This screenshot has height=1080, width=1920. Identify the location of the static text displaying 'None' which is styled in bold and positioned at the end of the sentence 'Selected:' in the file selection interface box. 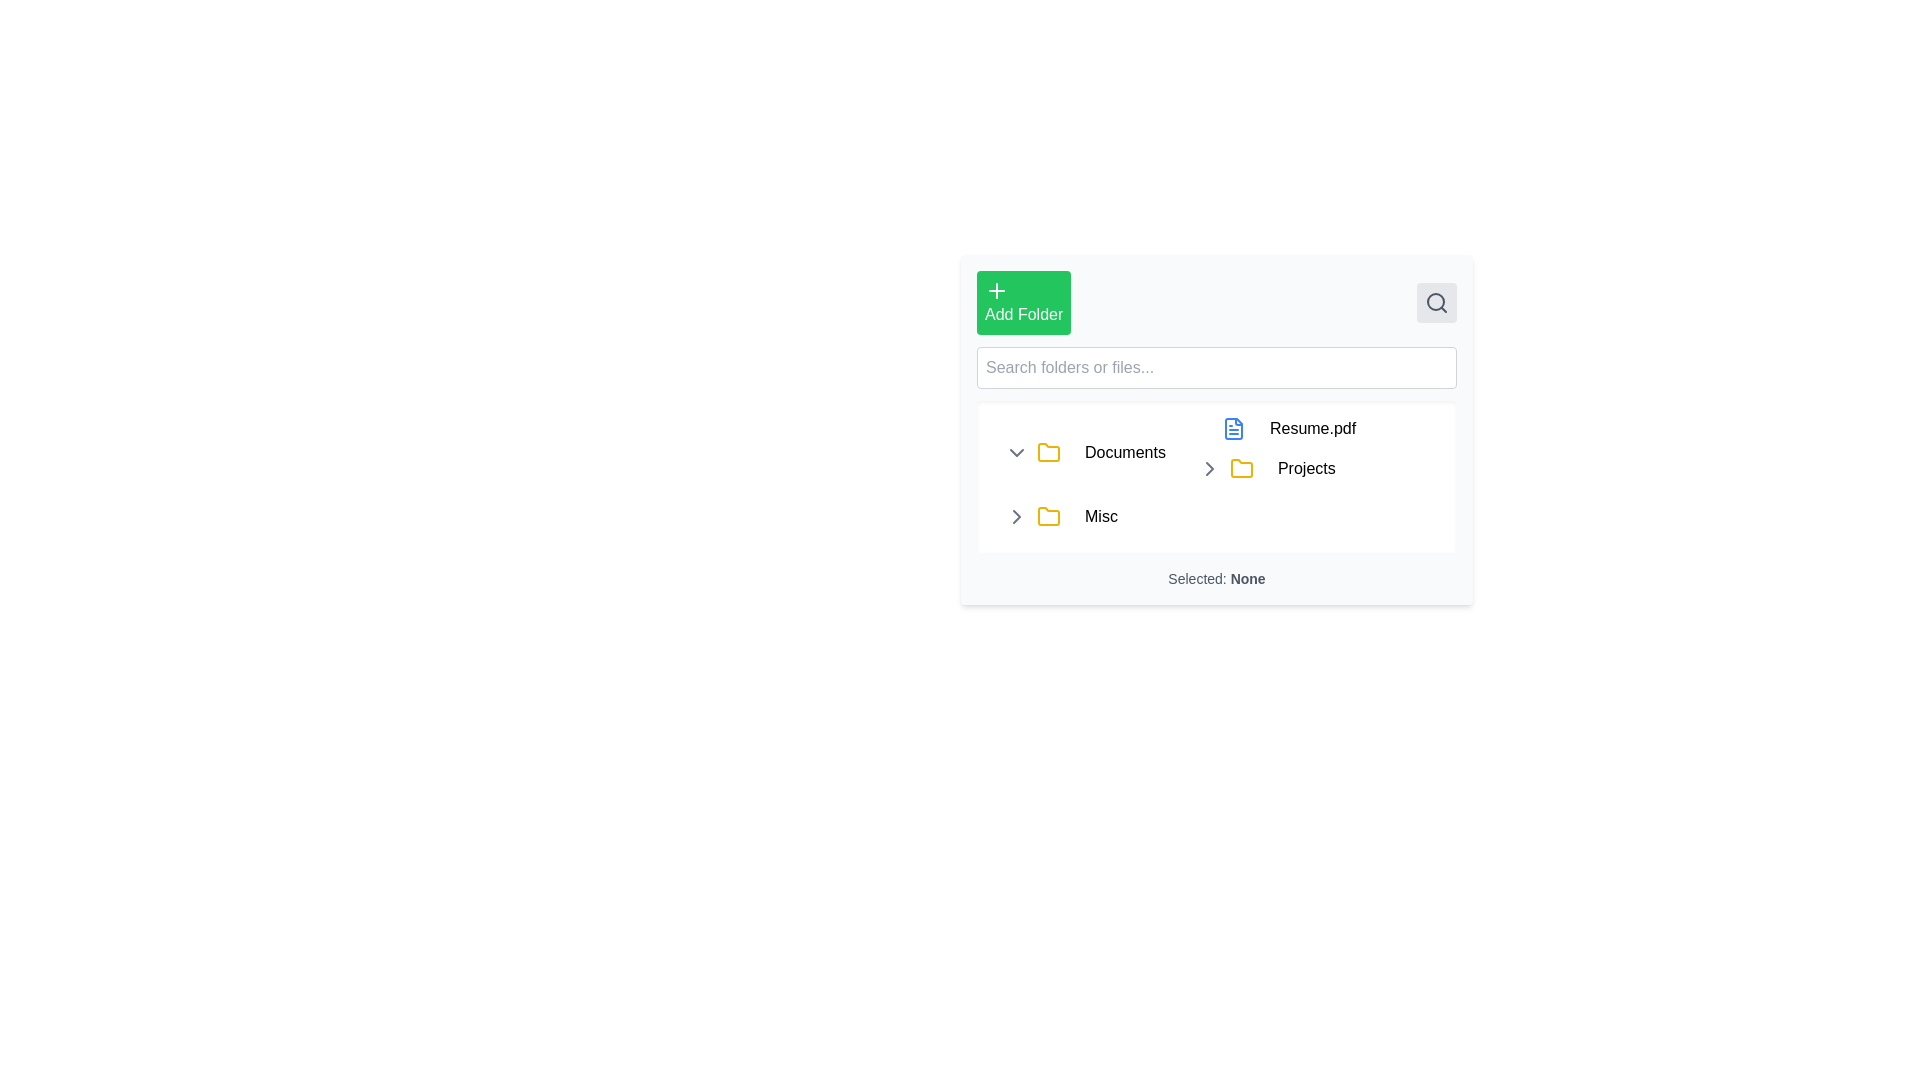
(1247, 578).